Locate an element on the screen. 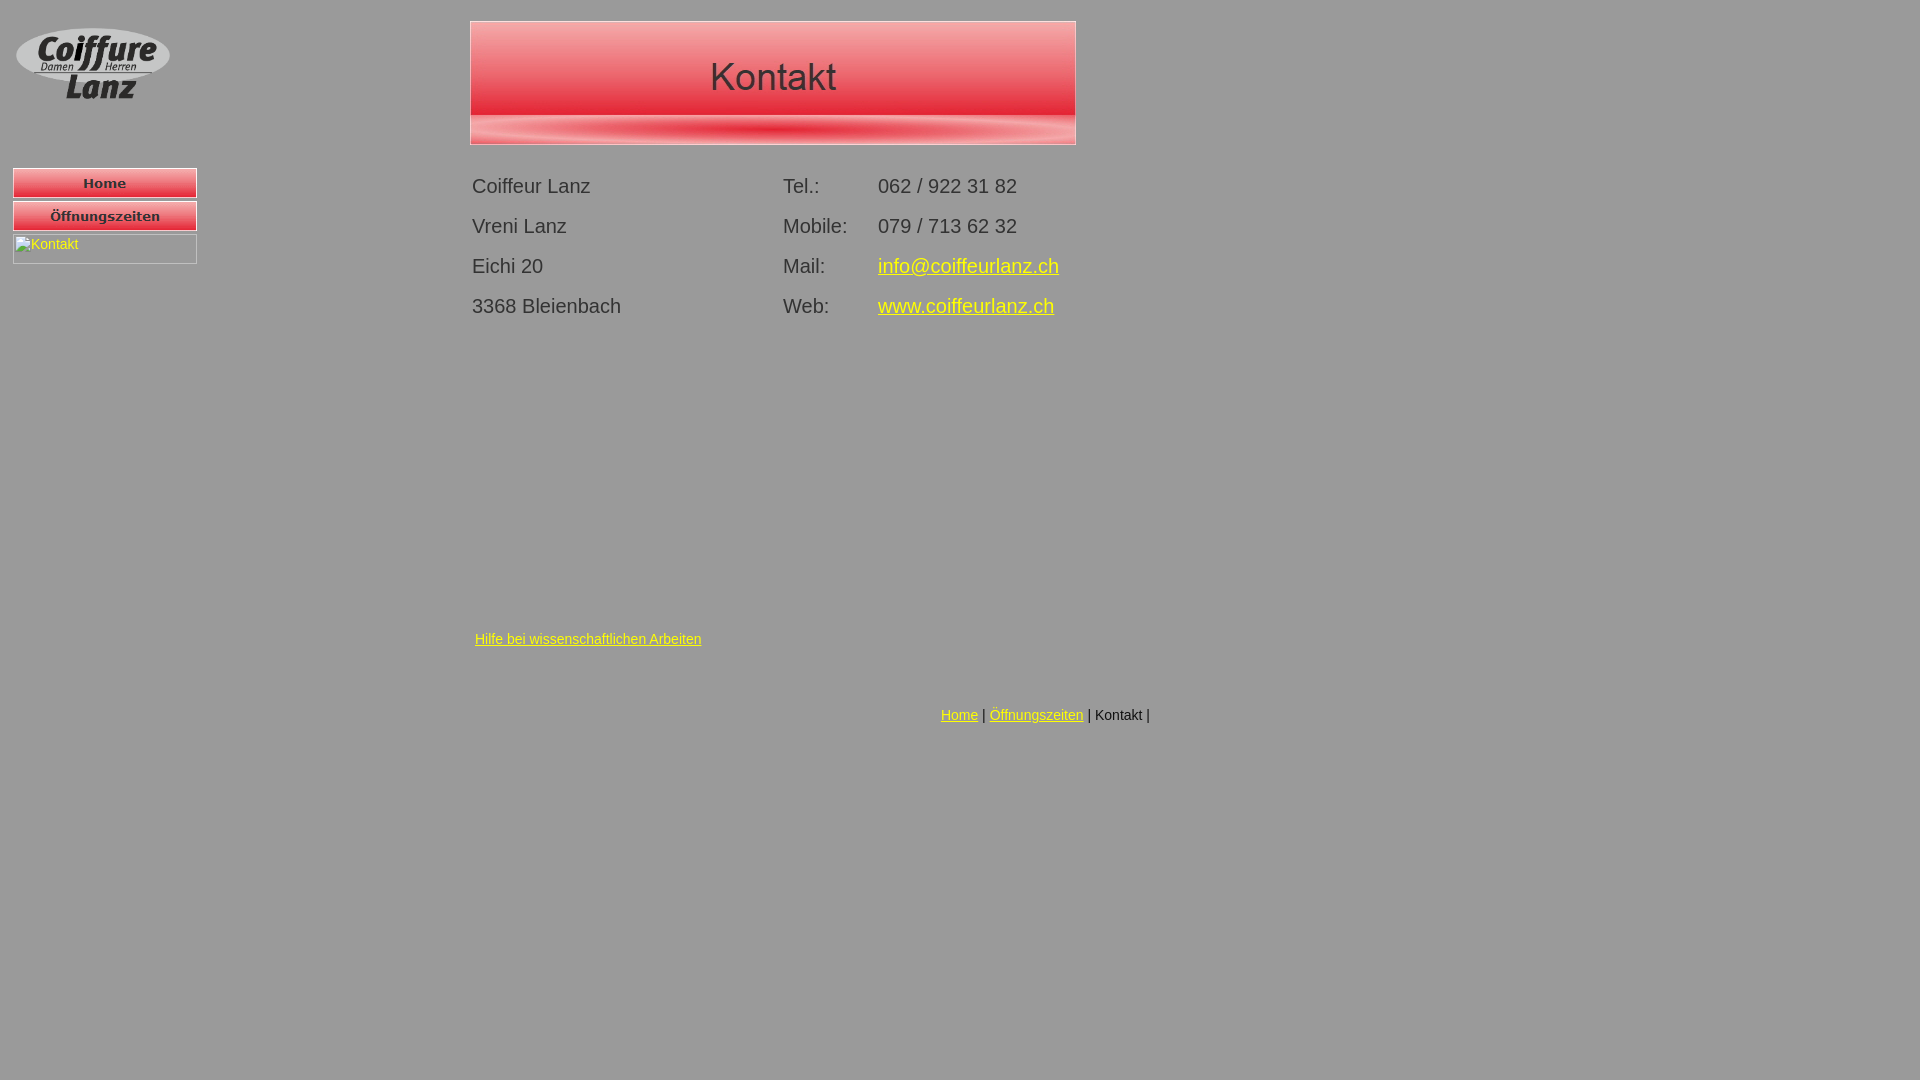 The height and width of the screenshot is (1080, 1920). 'info@coiffeurlanz.ch' is located at coordinates (968, 266).